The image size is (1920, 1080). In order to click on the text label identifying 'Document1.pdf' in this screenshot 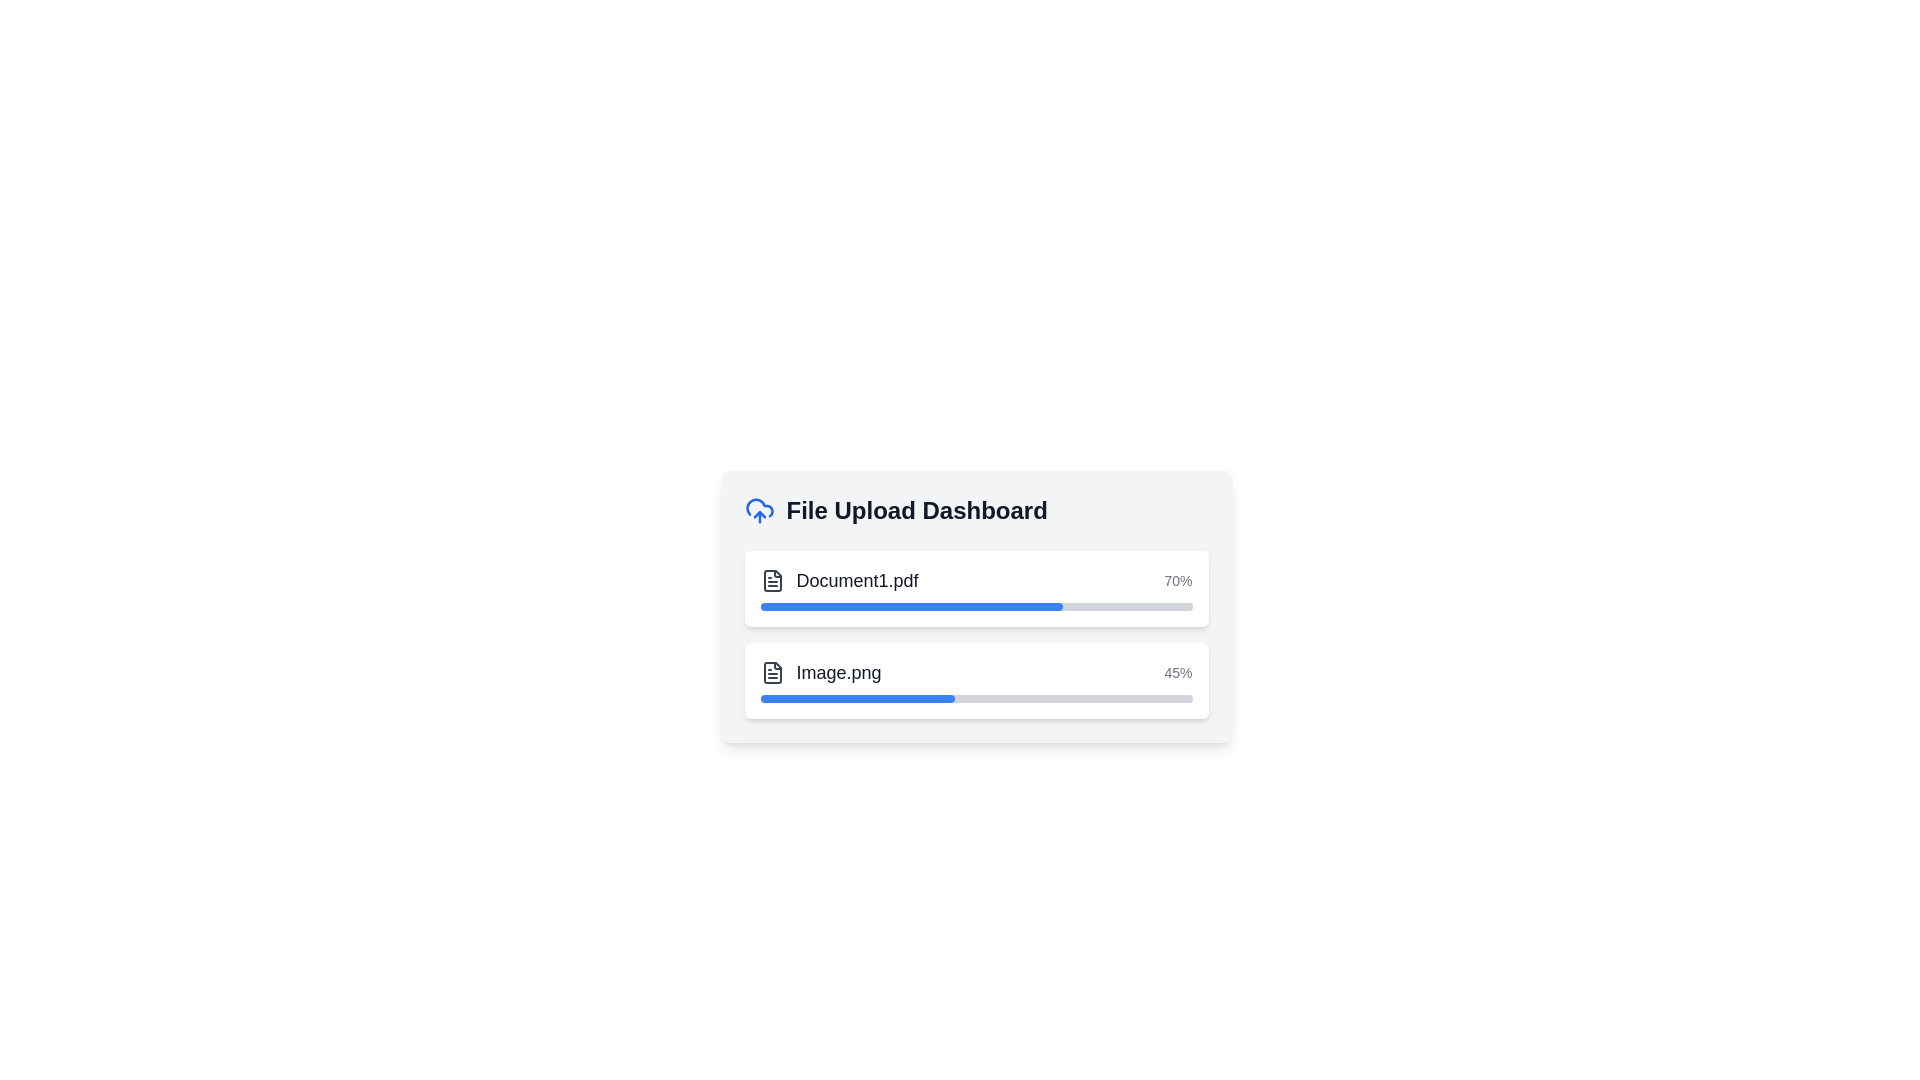, I will do `click(857, 581)`.